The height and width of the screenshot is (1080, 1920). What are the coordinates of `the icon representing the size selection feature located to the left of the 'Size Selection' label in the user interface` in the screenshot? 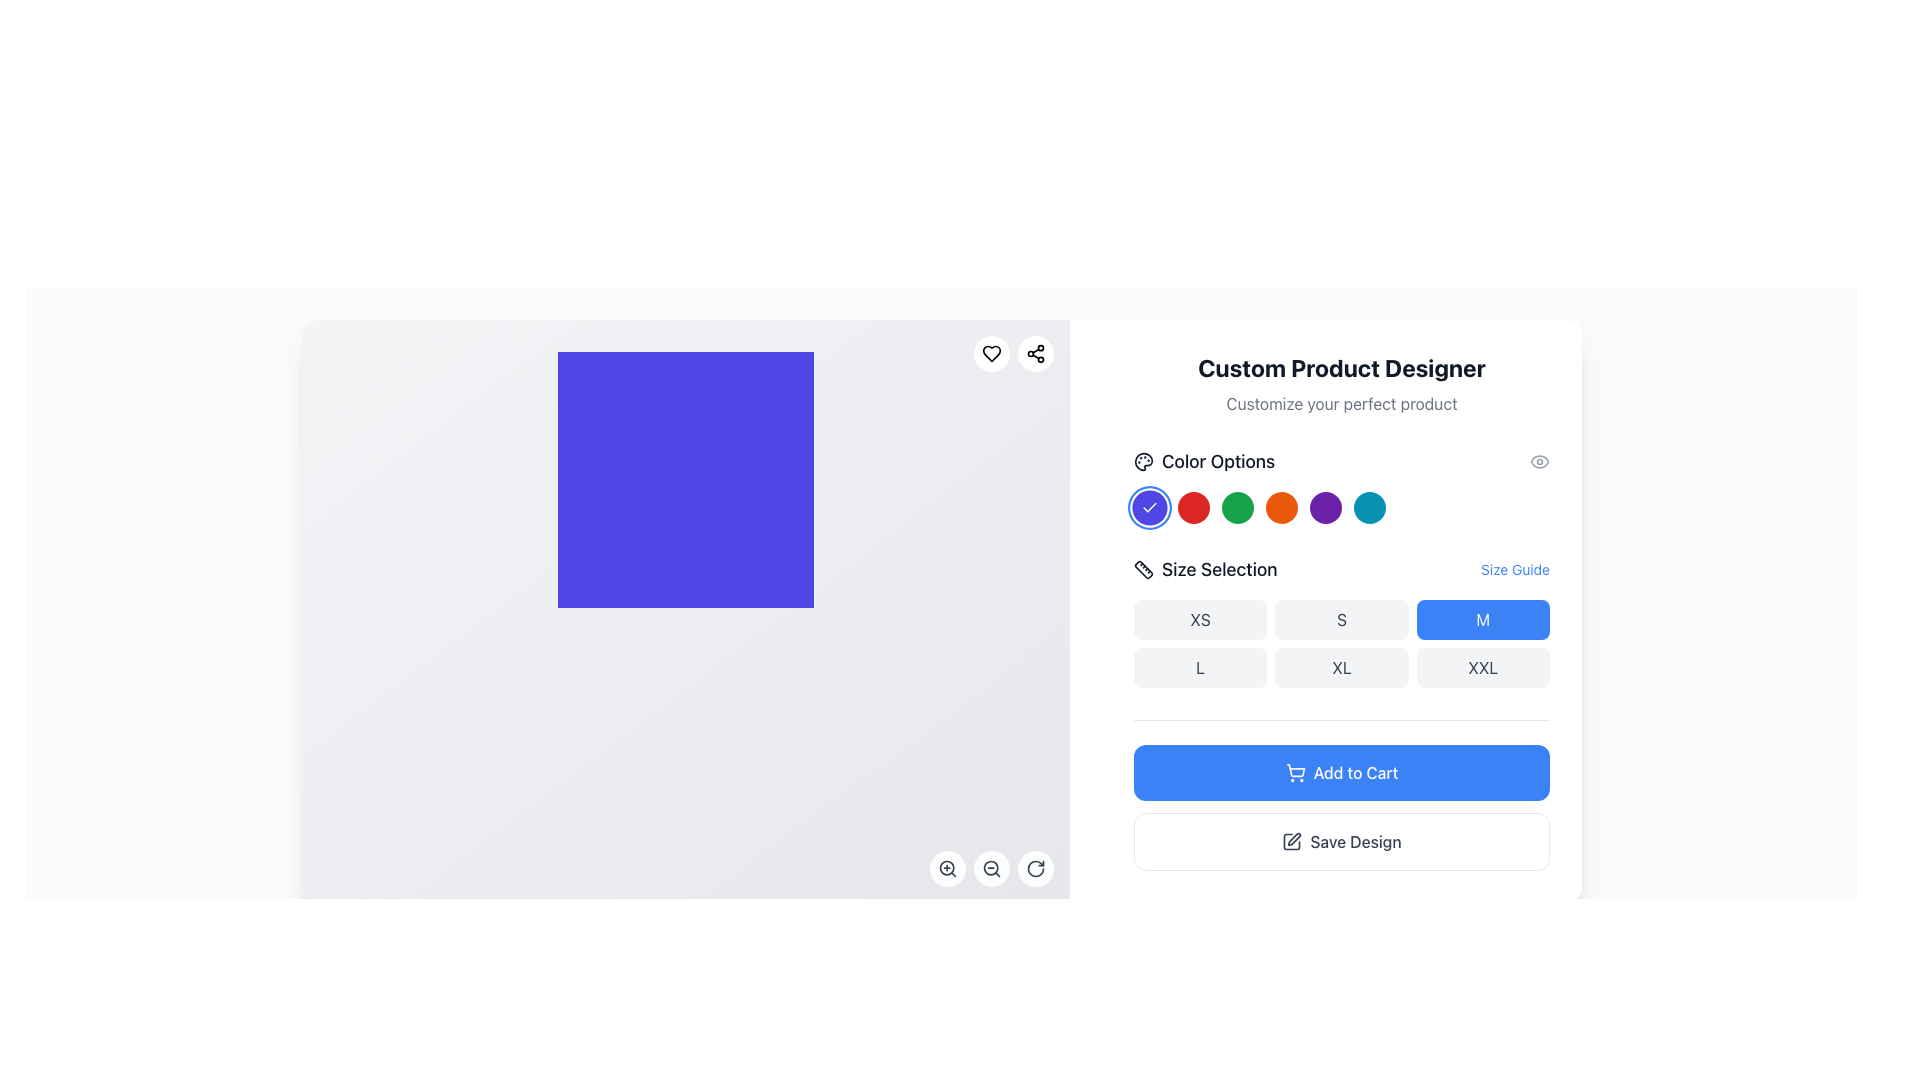 It's located at (1143, 570).